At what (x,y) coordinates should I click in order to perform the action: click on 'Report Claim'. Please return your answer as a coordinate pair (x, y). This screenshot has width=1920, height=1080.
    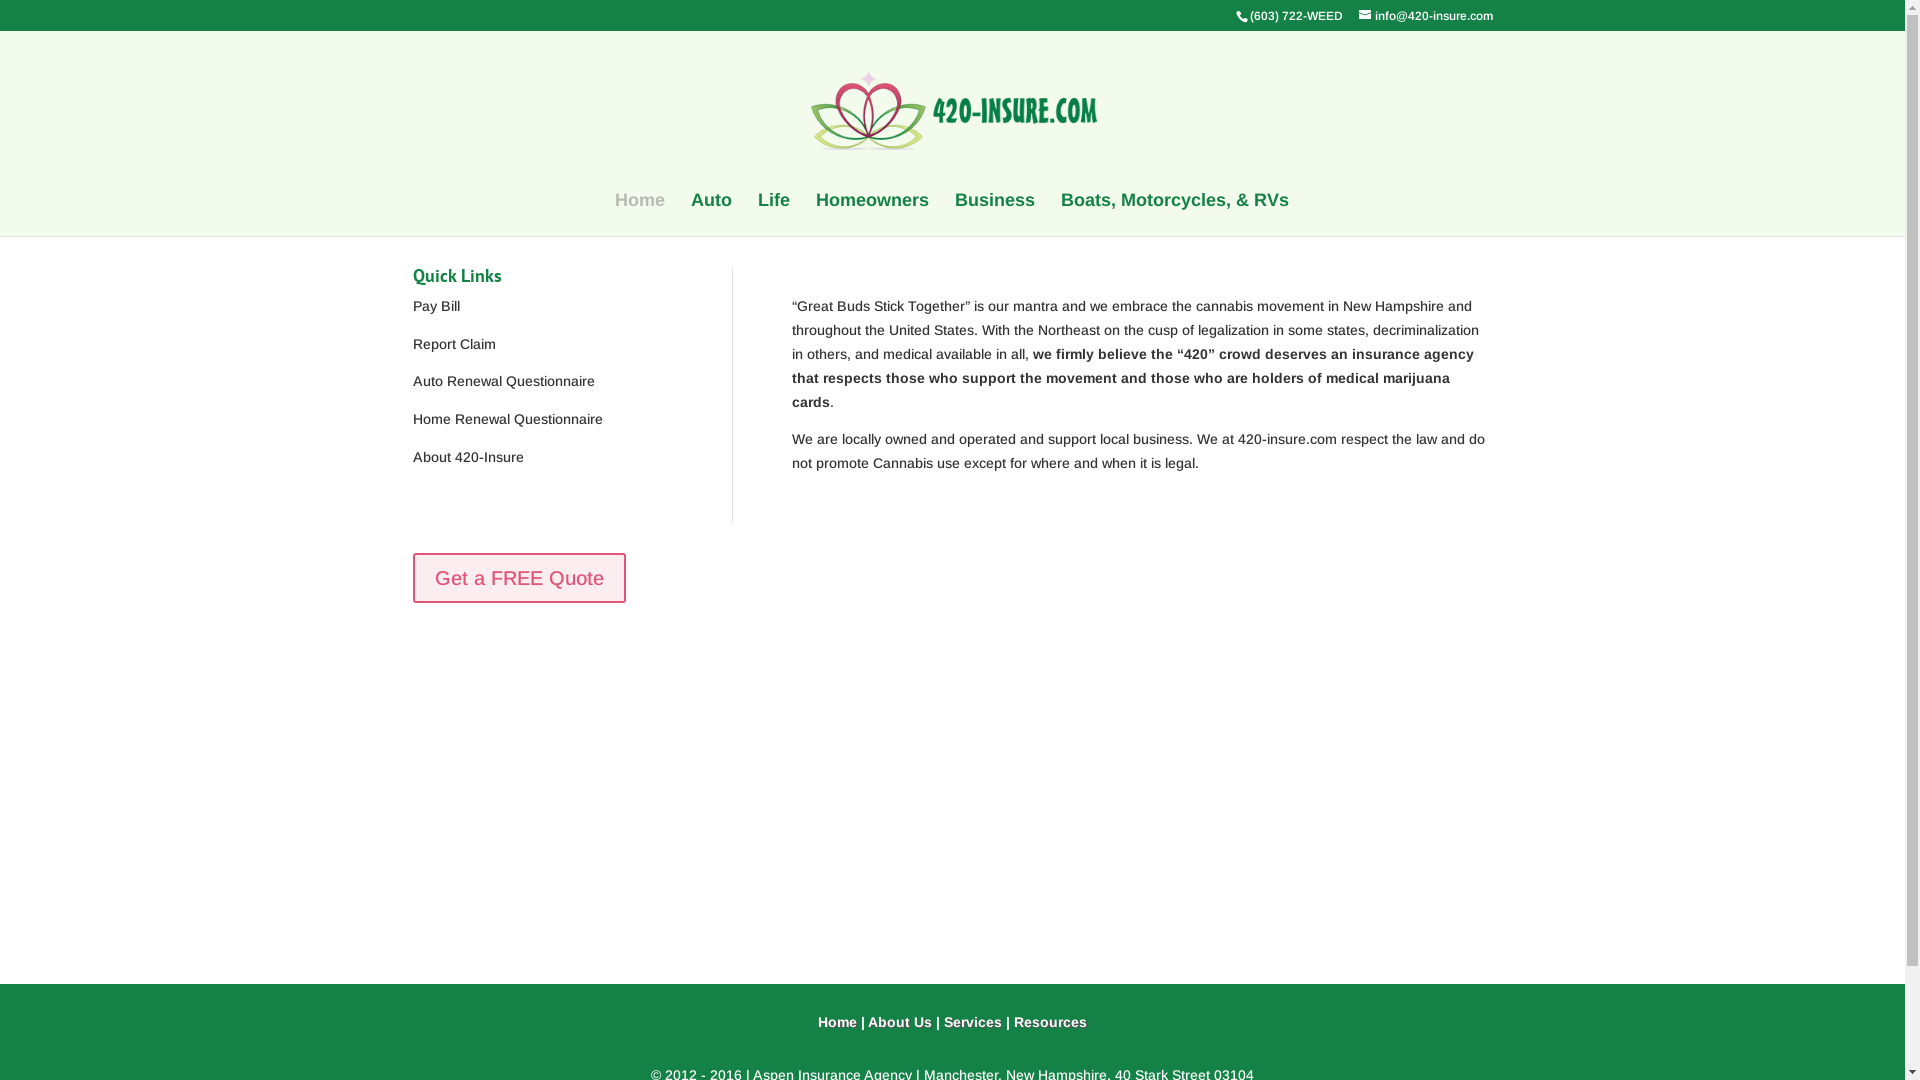
    Looking at the image, I should click on (411, 342).